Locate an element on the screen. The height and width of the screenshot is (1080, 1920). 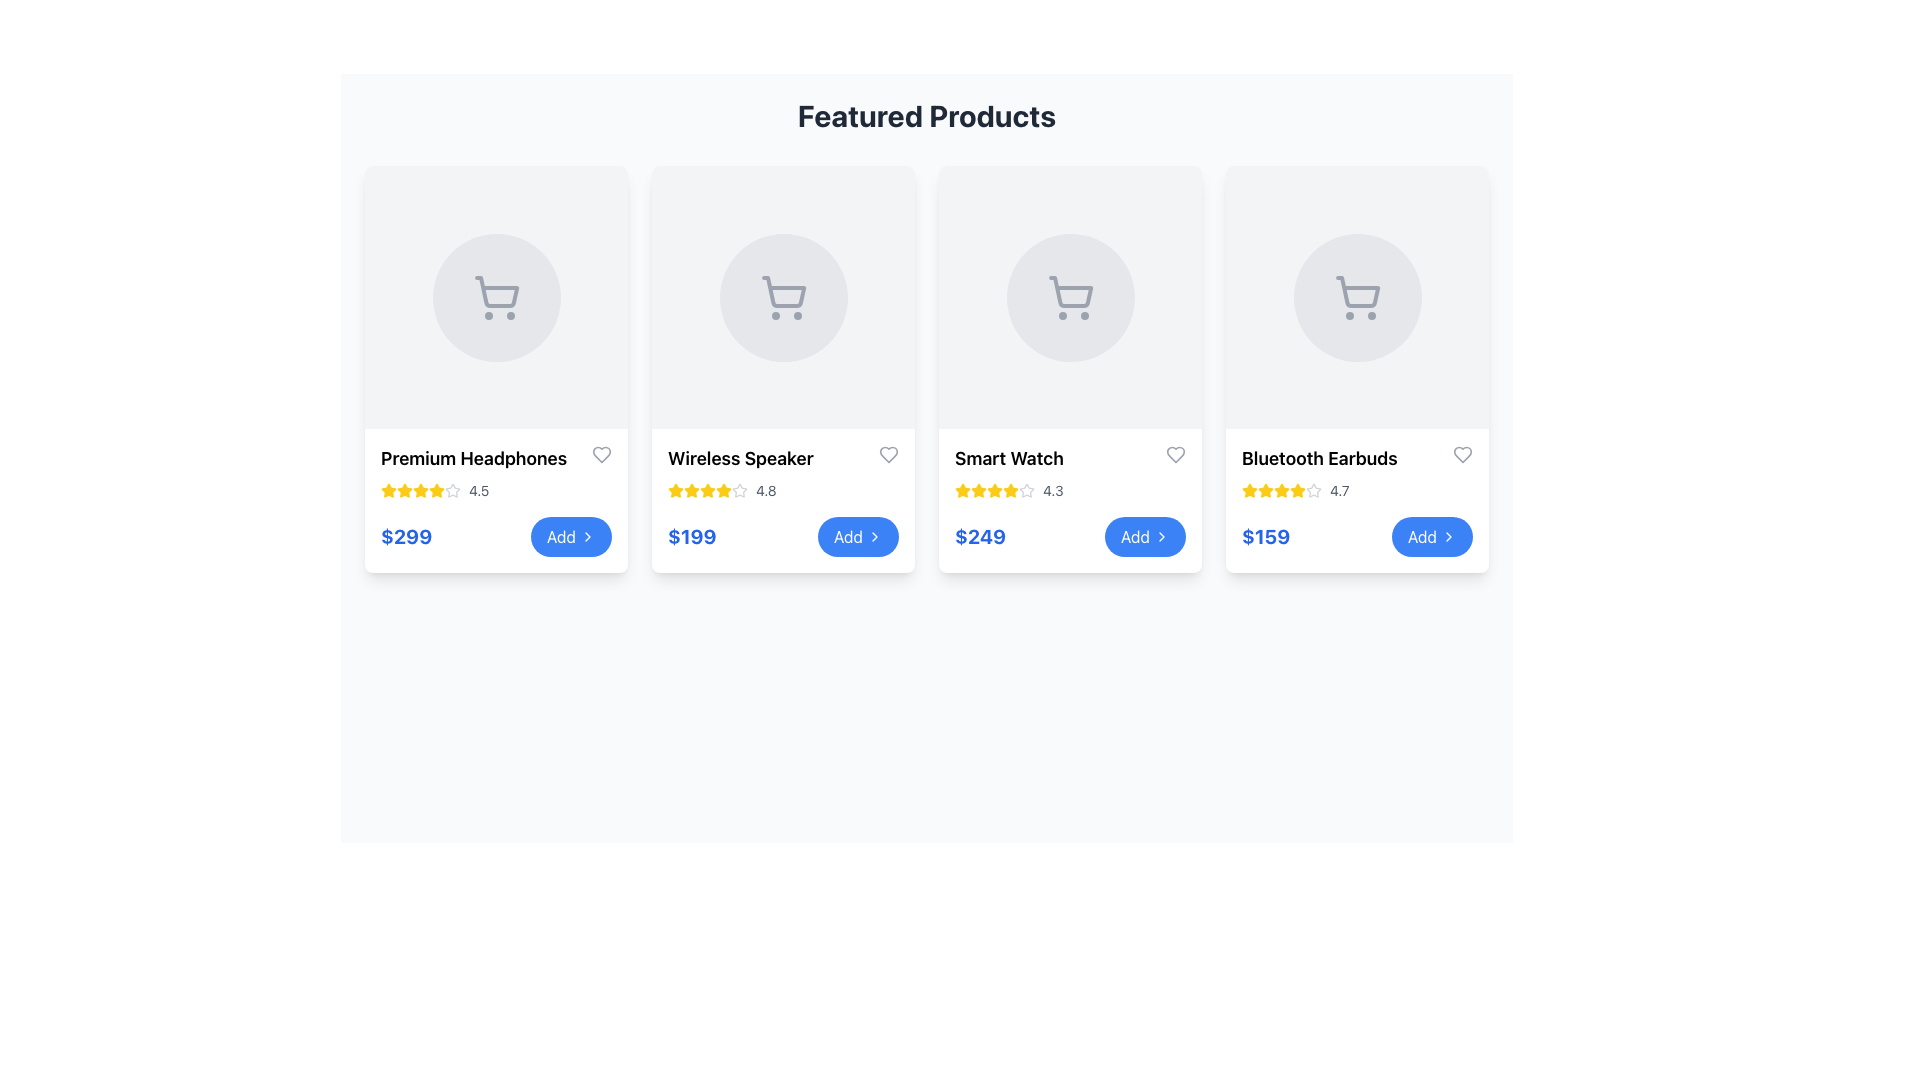
the star icon representing the rating for the 'Premium Headphones' product, located at the top-left corner of the card's bottom section is located at coordinates (388, 490).